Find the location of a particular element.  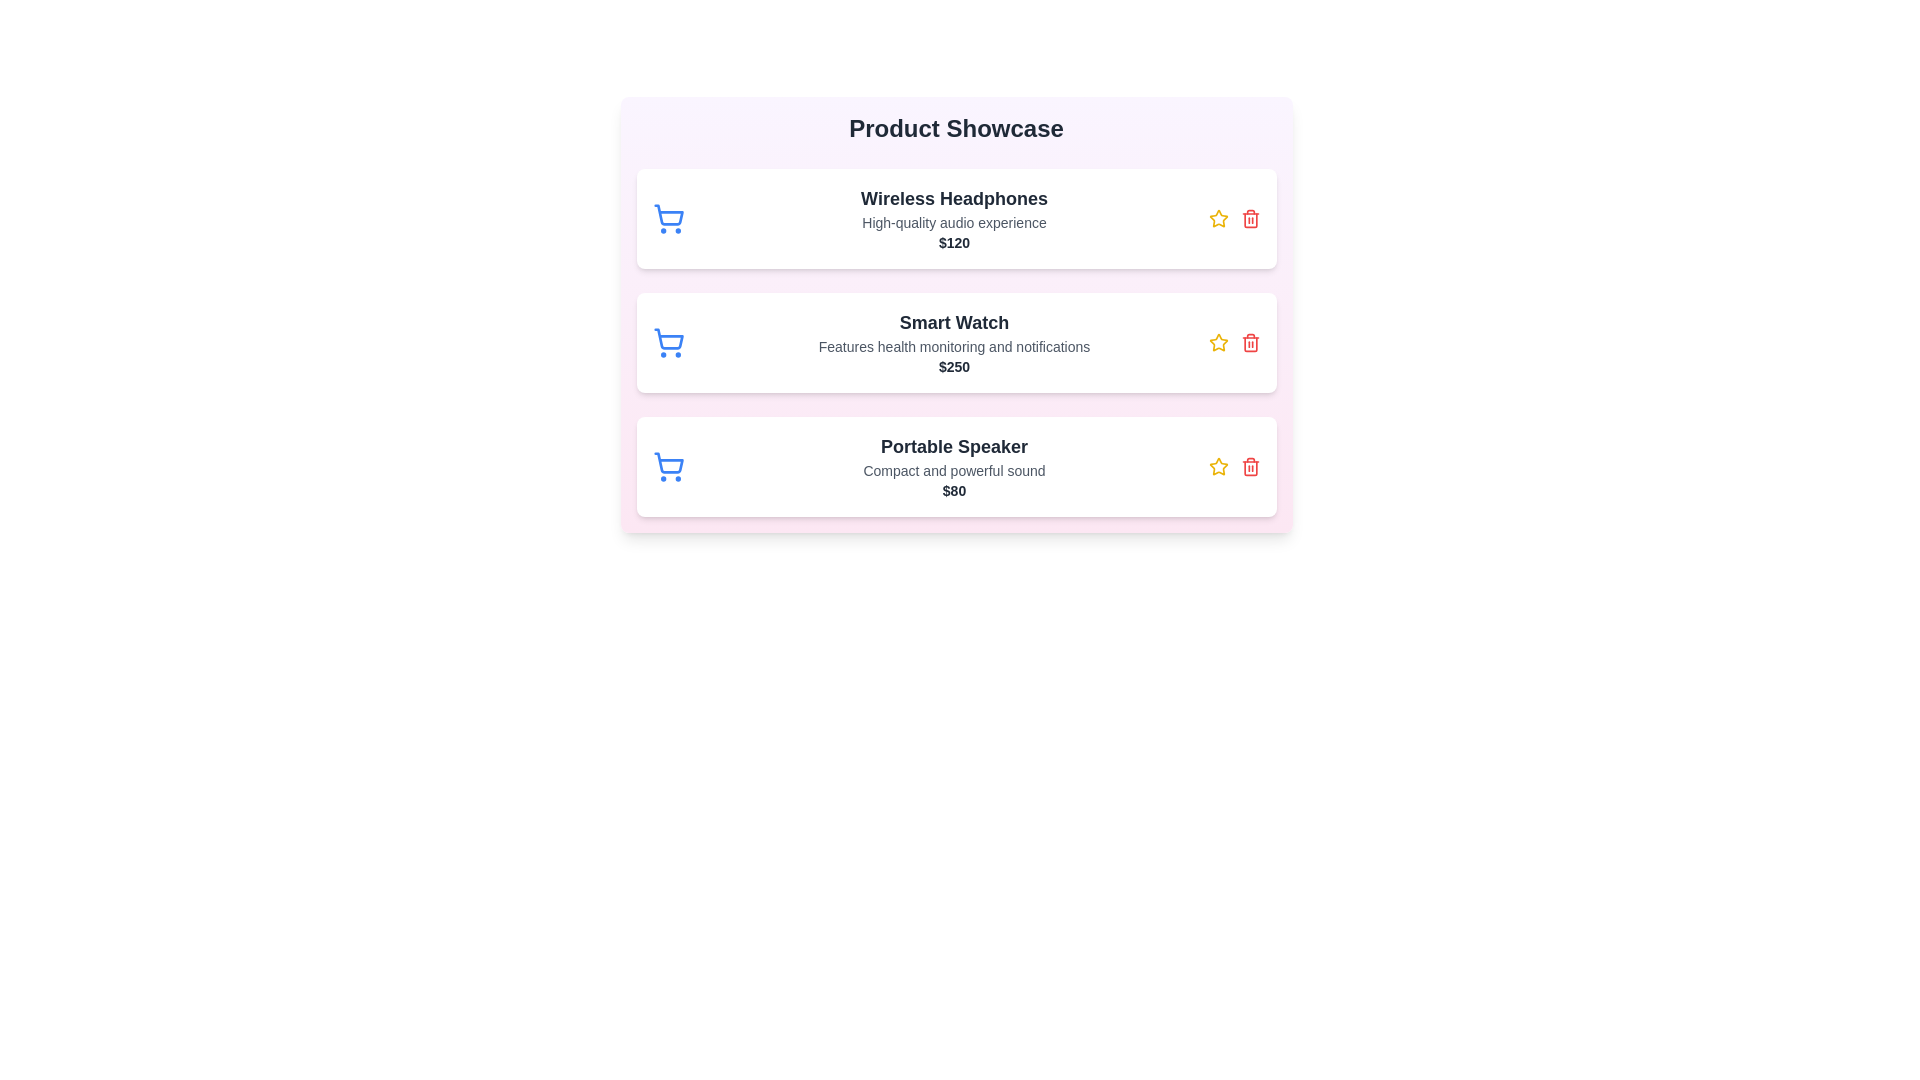

the shopping cart icon for the product Portable Speaker is located at coordinates (668, 466).